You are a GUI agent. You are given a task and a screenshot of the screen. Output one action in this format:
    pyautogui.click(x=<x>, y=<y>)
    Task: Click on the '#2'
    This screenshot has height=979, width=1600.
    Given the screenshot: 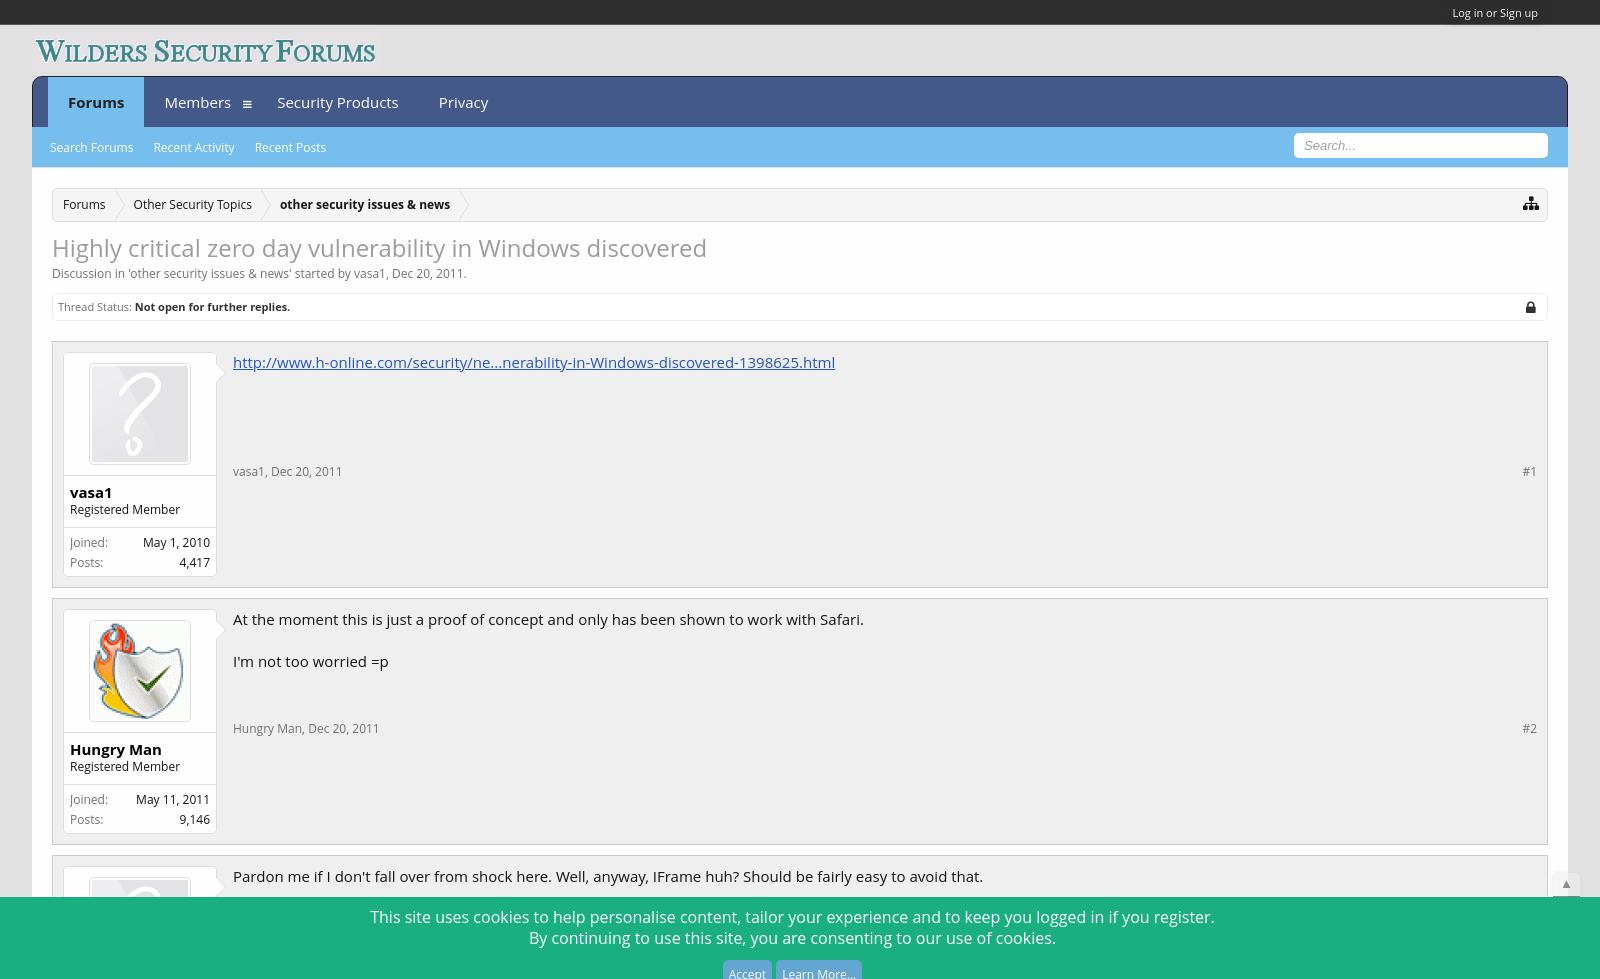 What is the action you would take?
    pyautogui.click(x=1522, y=726)
    